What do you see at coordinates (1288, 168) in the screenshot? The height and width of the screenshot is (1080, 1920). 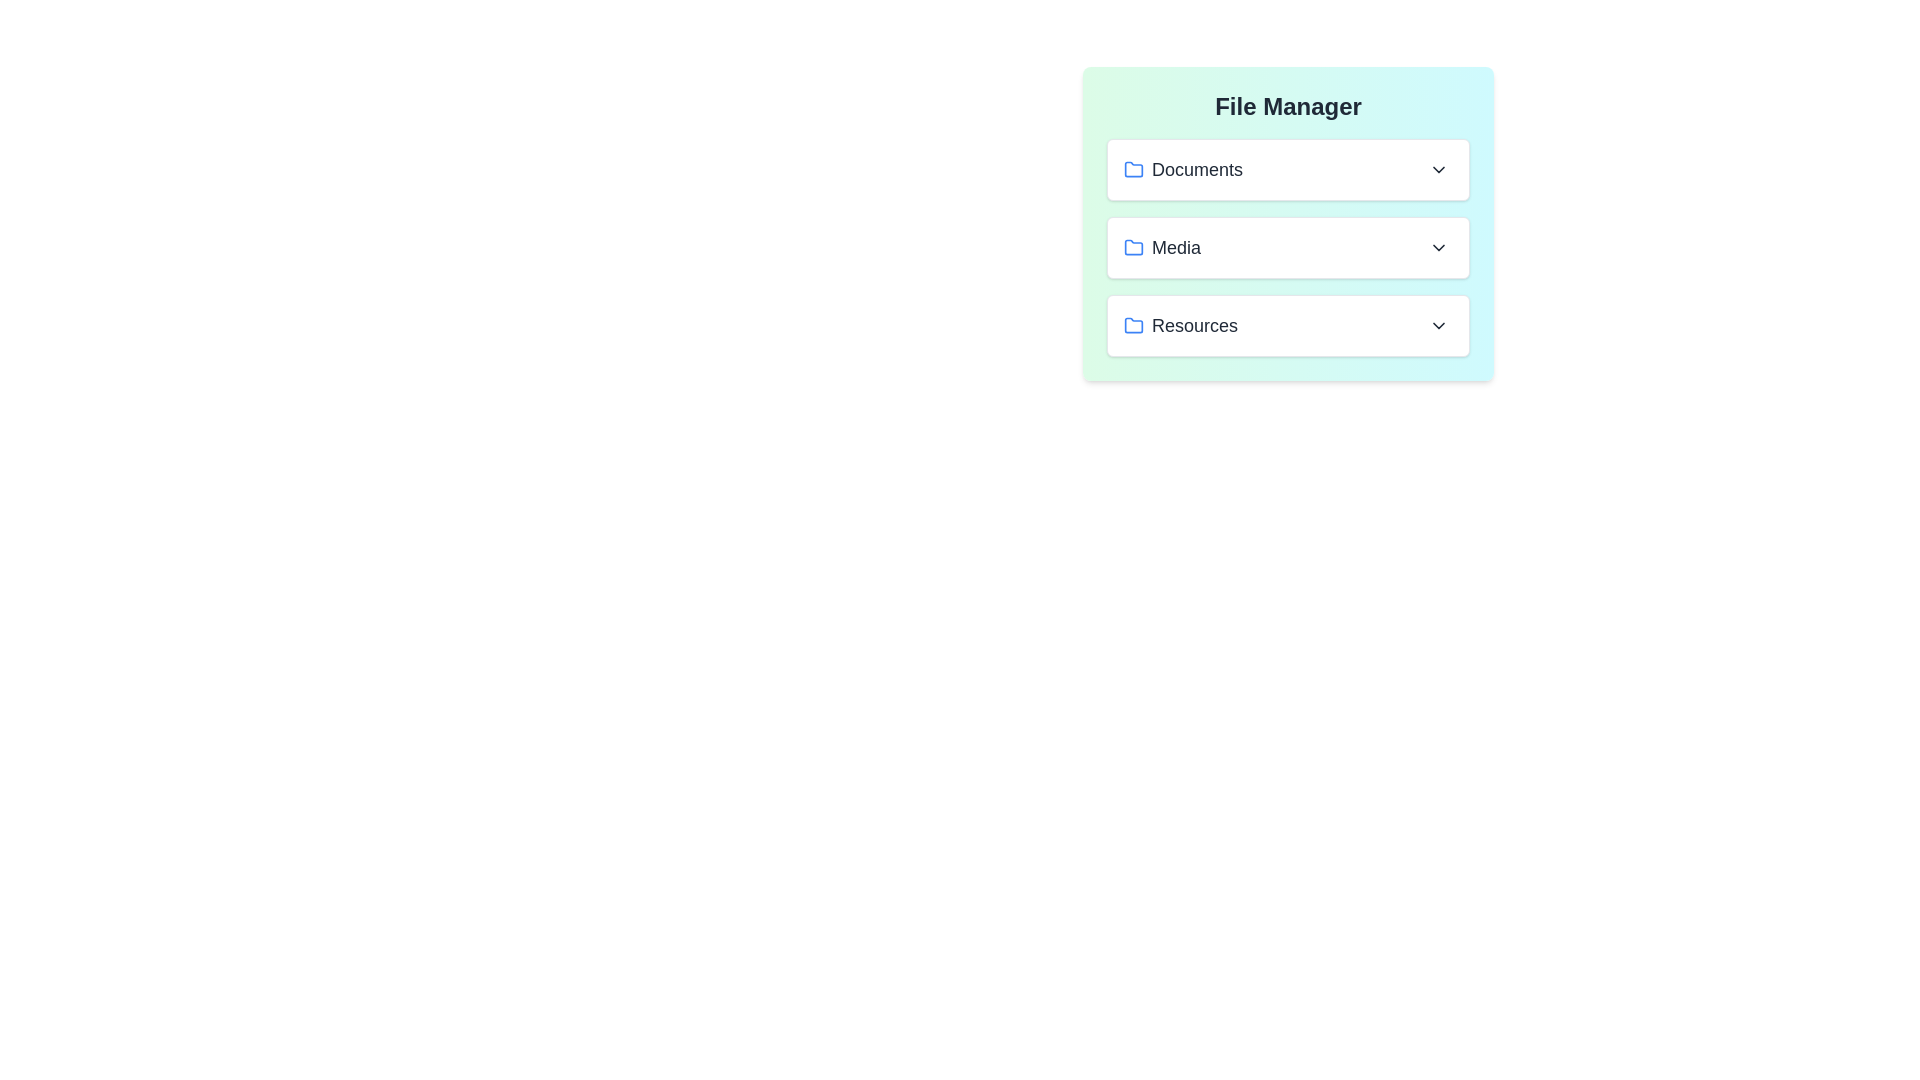 I see `the file ProjectPlan.docx from the folder Documents` at bounding box center [1288, 168].